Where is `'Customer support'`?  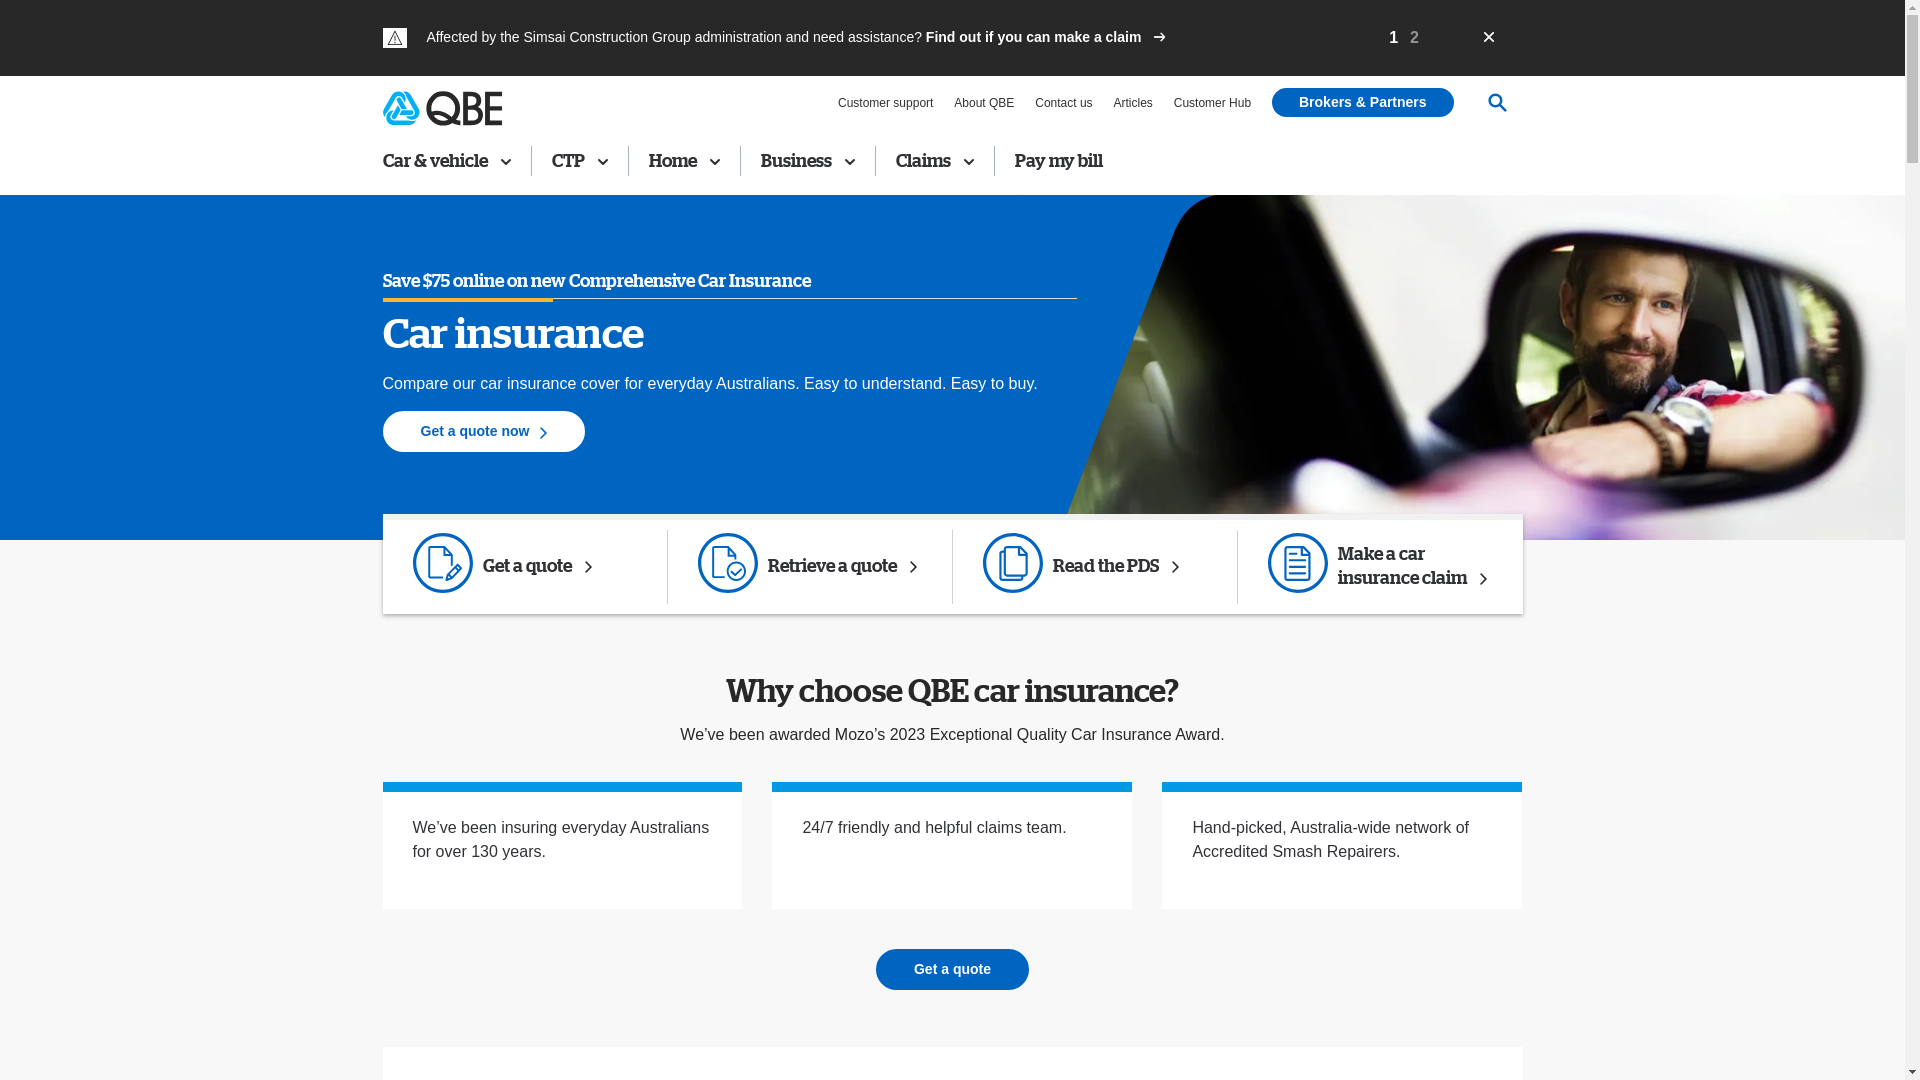 'Customer support' is located at coordinates (838, 103).